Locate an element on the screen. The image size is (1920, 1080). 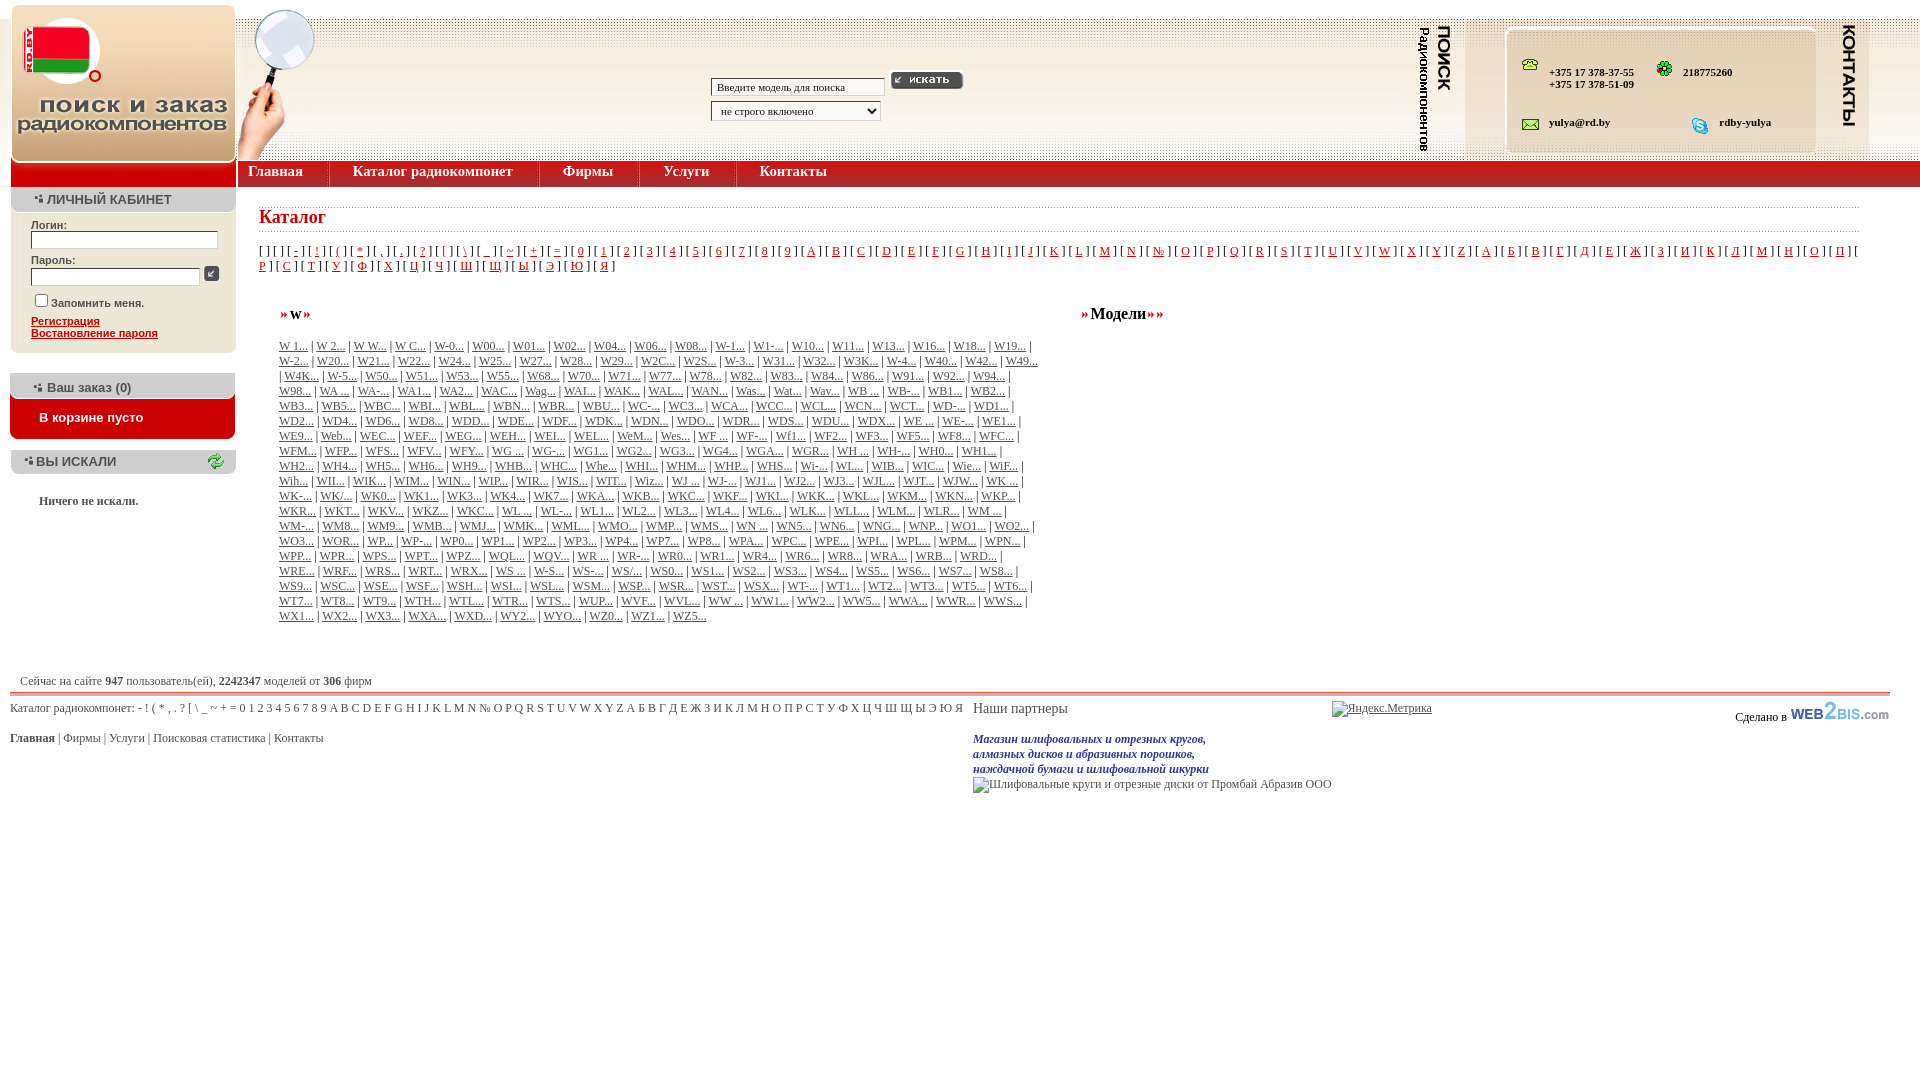
'K' is located at coordinates (1049, 249).